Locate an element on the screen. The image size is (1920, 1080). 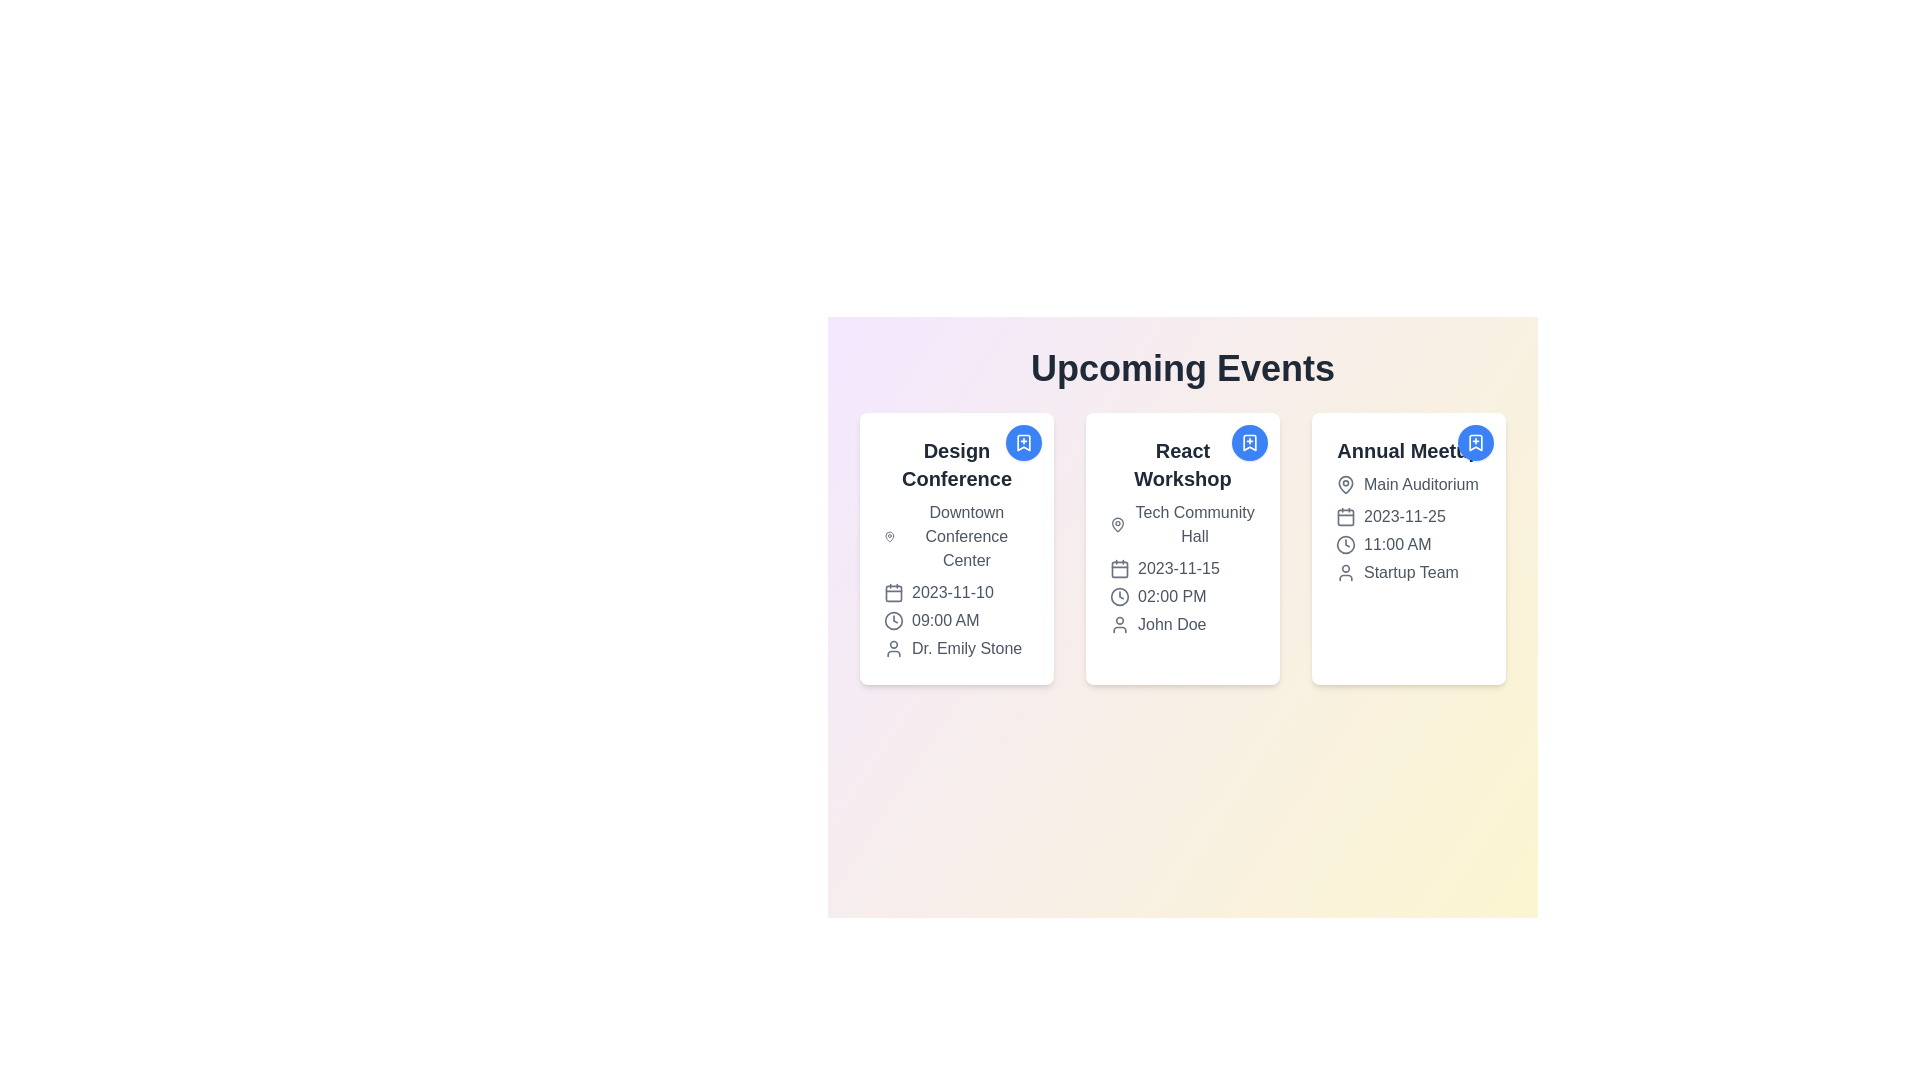
the bookmark button with an embedded SVG icon located at the top-right corner of the second card under 'Upcoming Events' to bookmark the event is located at coordinates (1248, 442).